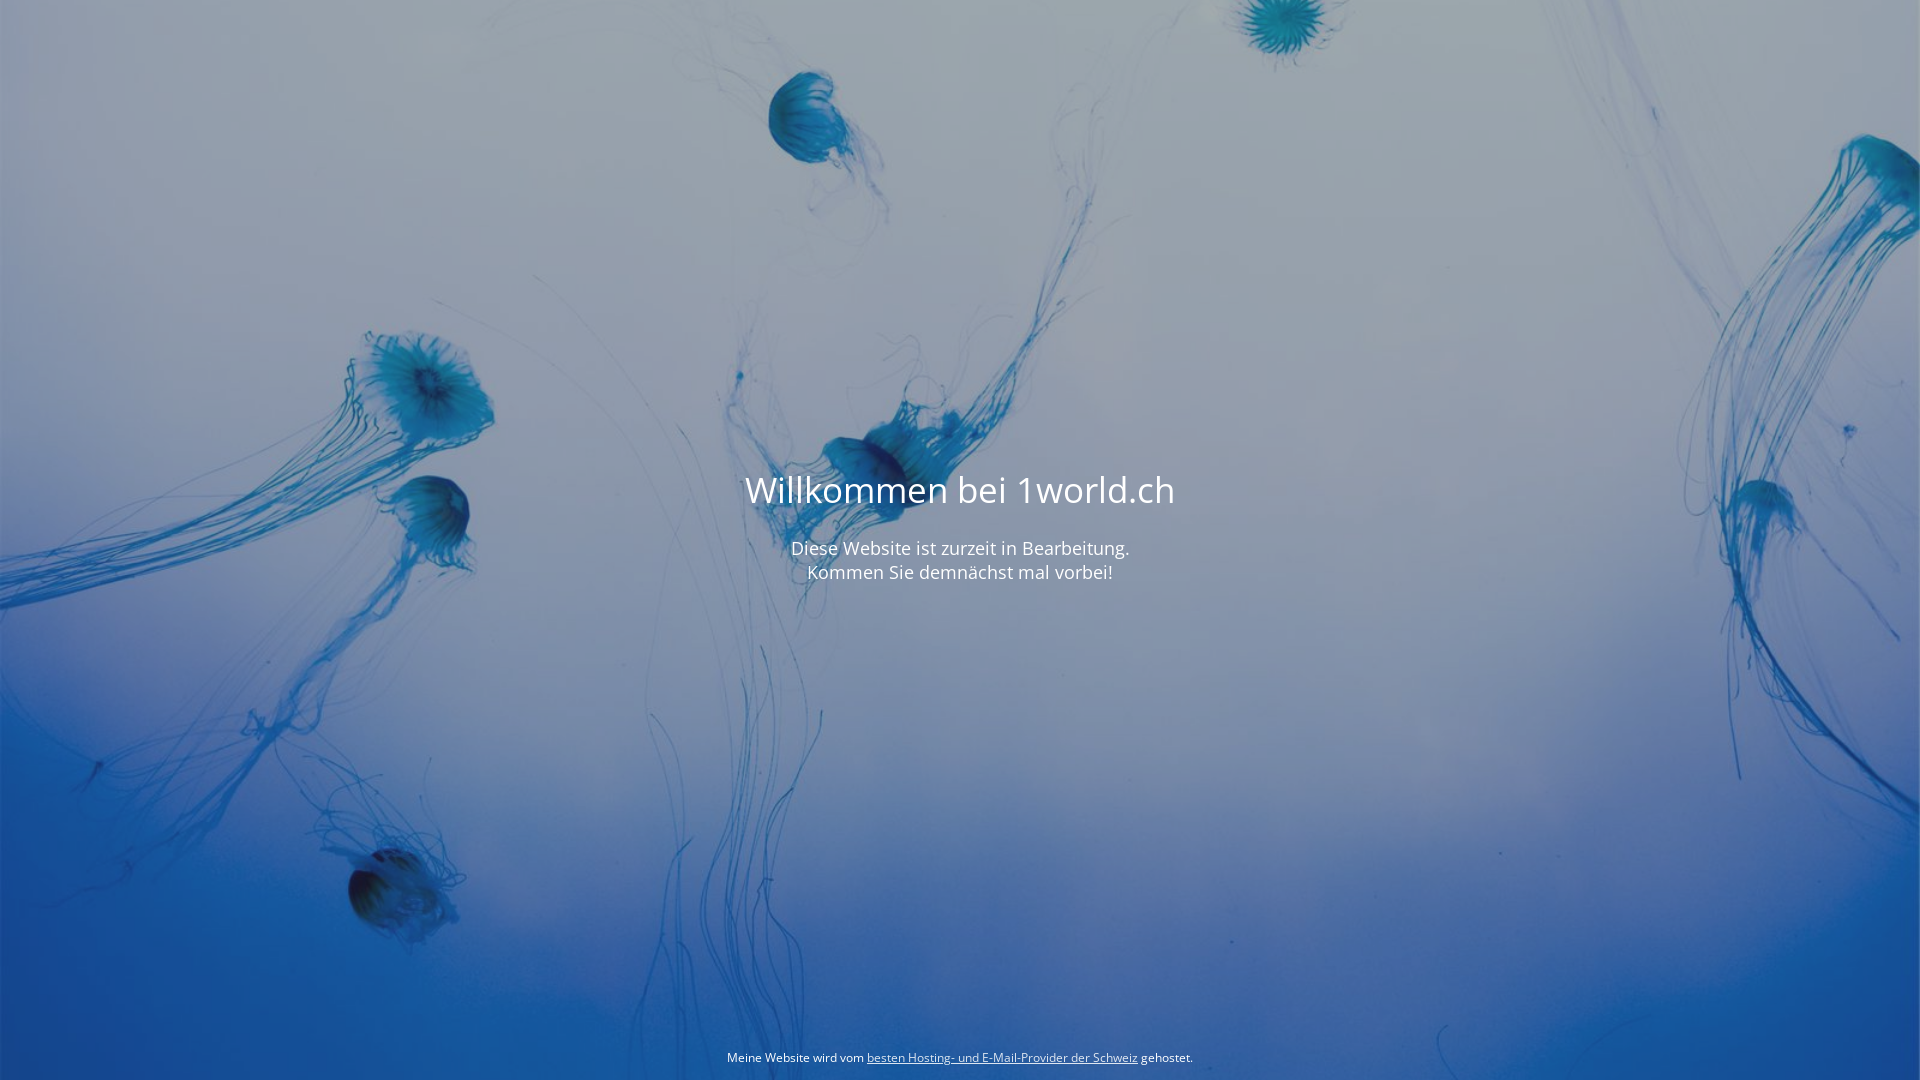 This screenshot has width=1920, height=1080. Describe the element at coordinates (867, 1056) in the screenshot. I see `'besten Hosting- und E-Mail-Provider der Schweiz'` at that location.